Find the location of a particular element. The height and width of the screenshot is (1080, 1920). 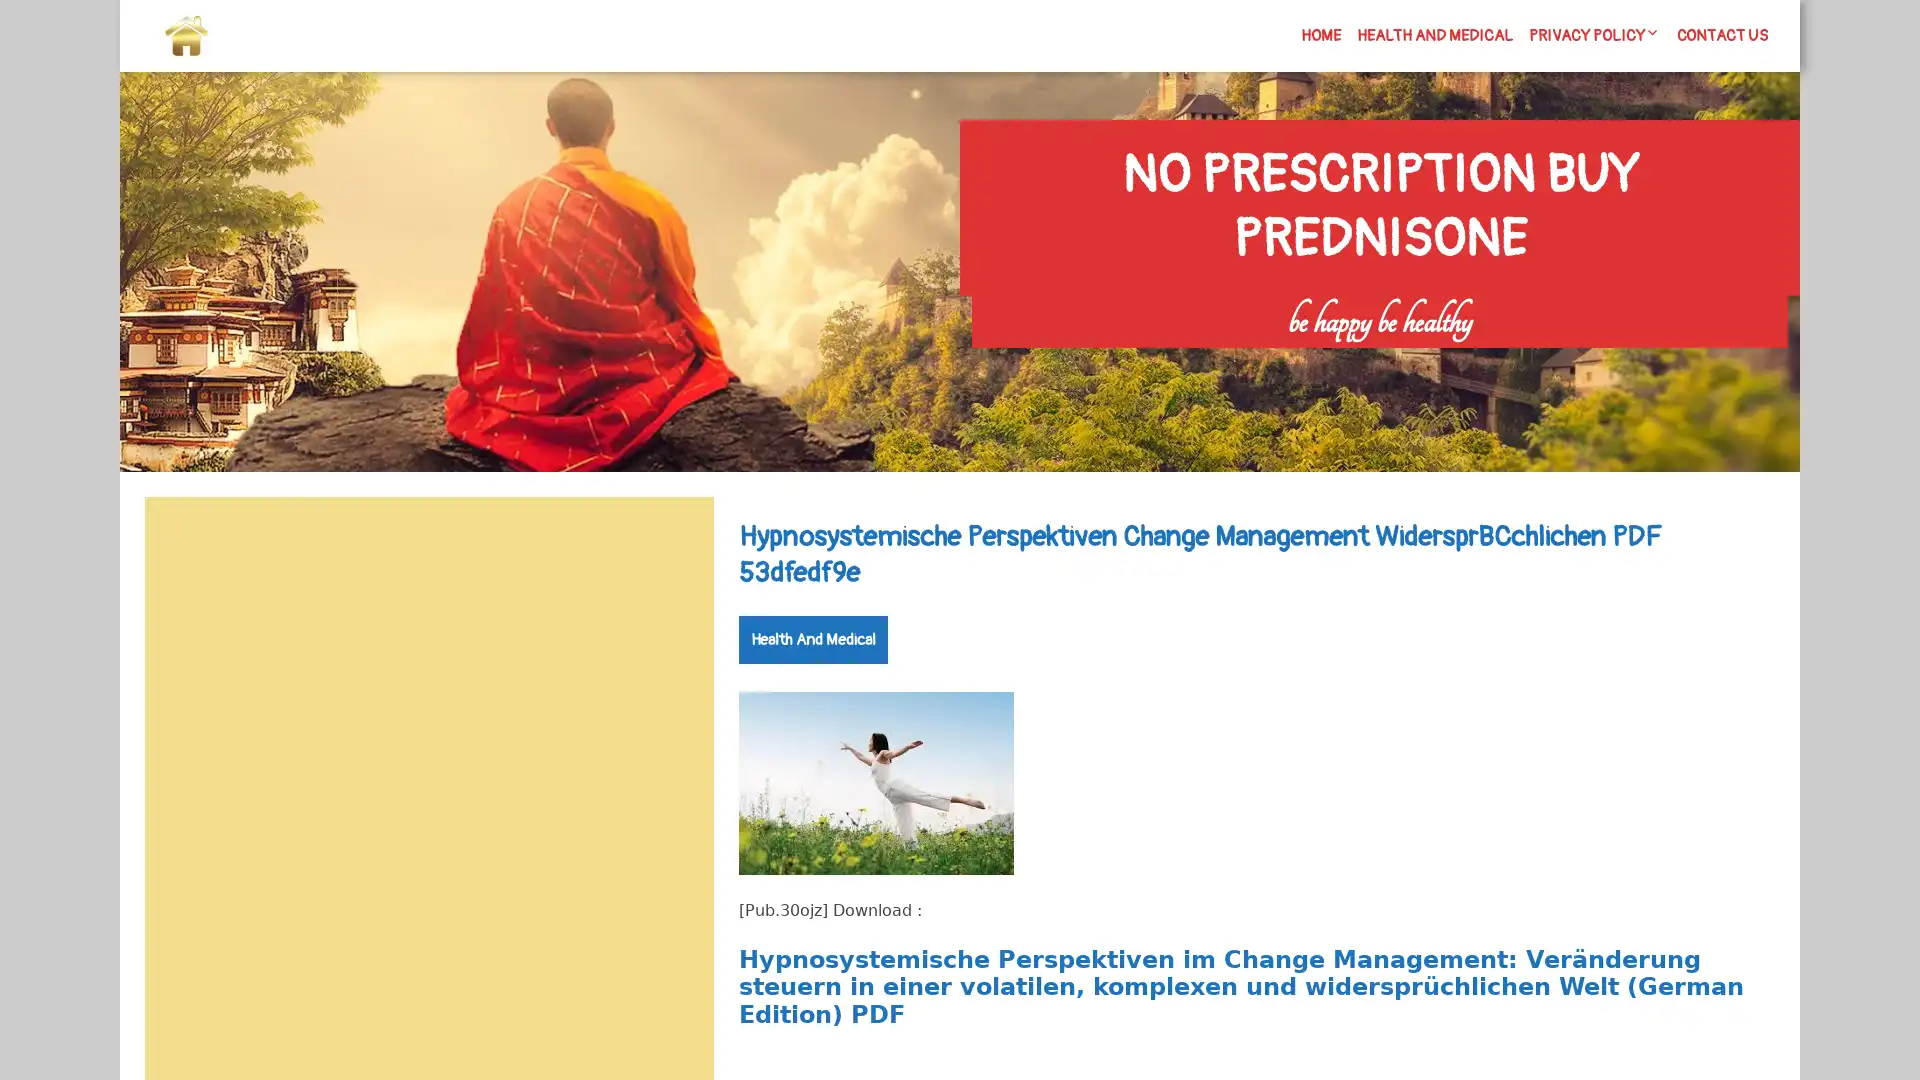

Search is located at coordinates (1557, 361).